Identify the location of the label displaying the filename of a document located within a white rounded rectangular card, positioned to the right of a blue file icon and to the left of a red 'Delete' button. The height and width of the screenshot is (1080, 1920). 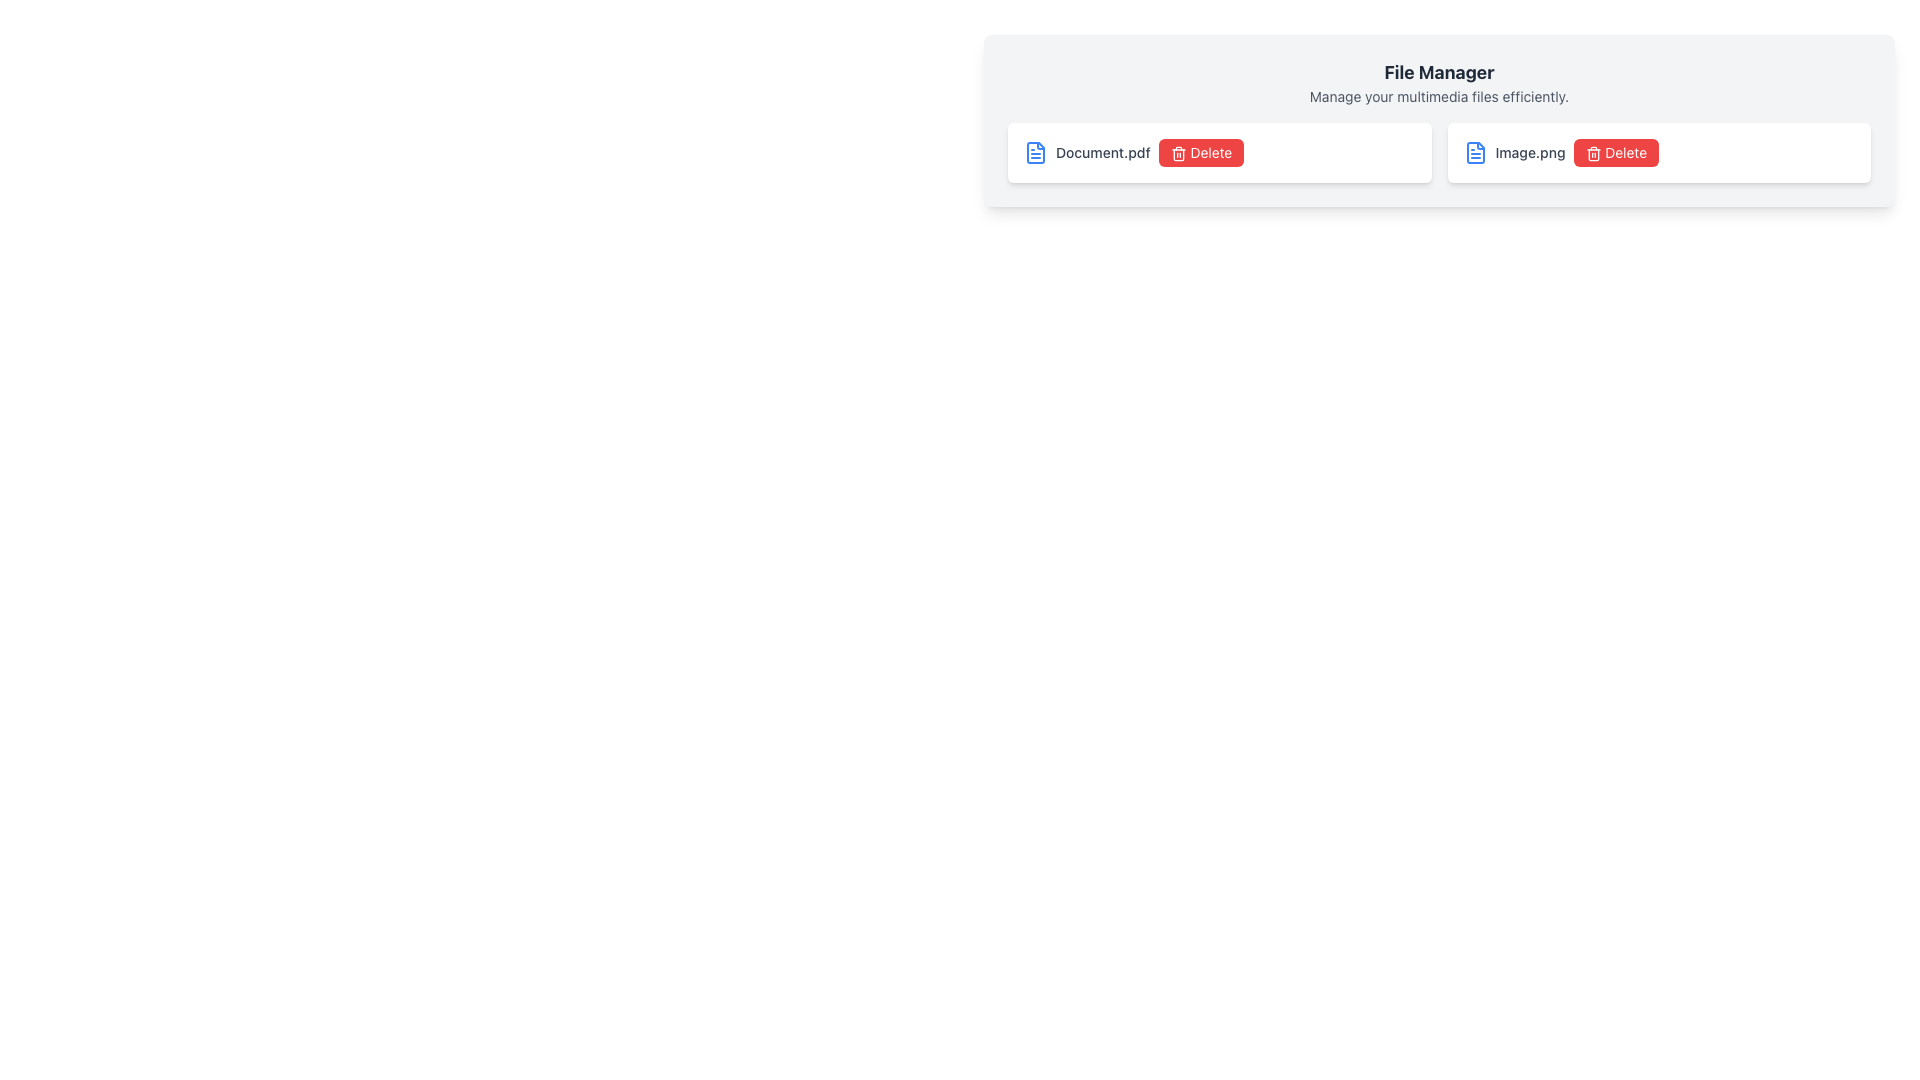
(1529, 152).